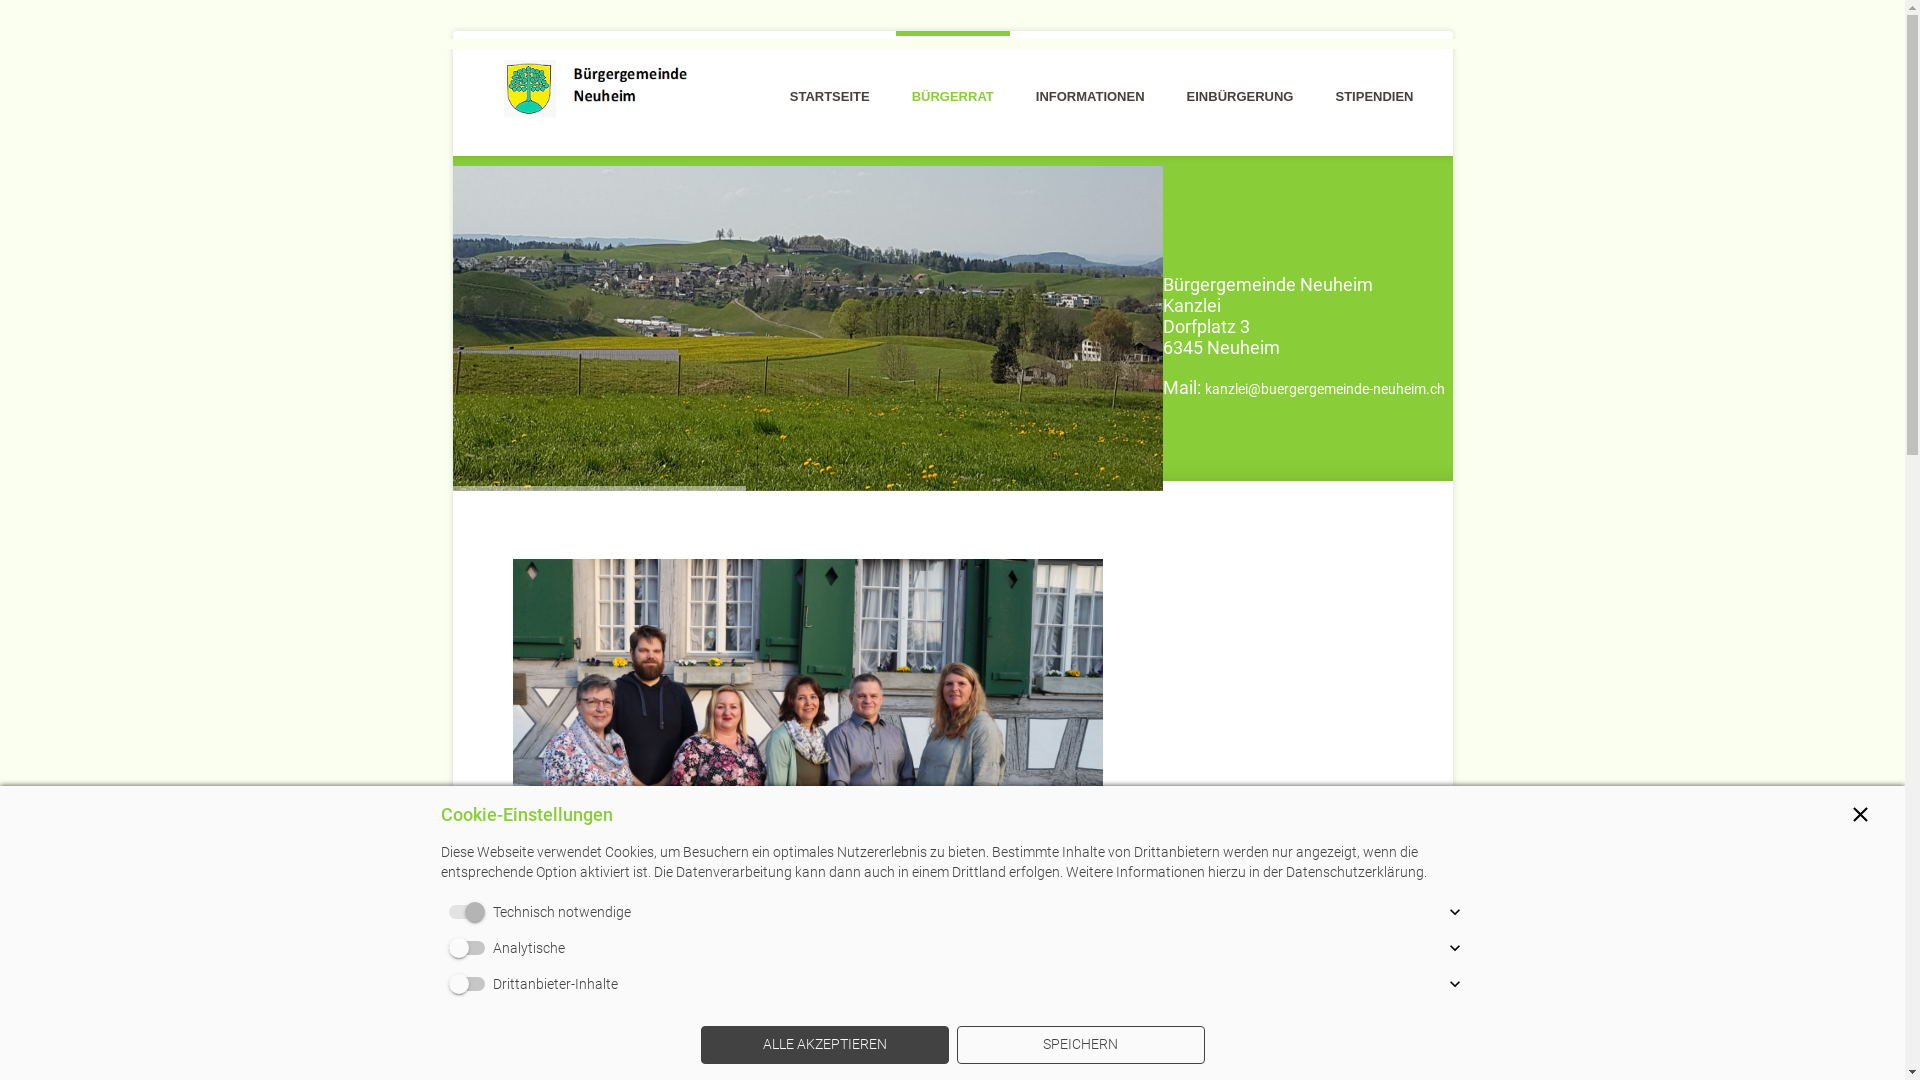  I want to click on 'SPEICHERN', so click(1079, 1044).